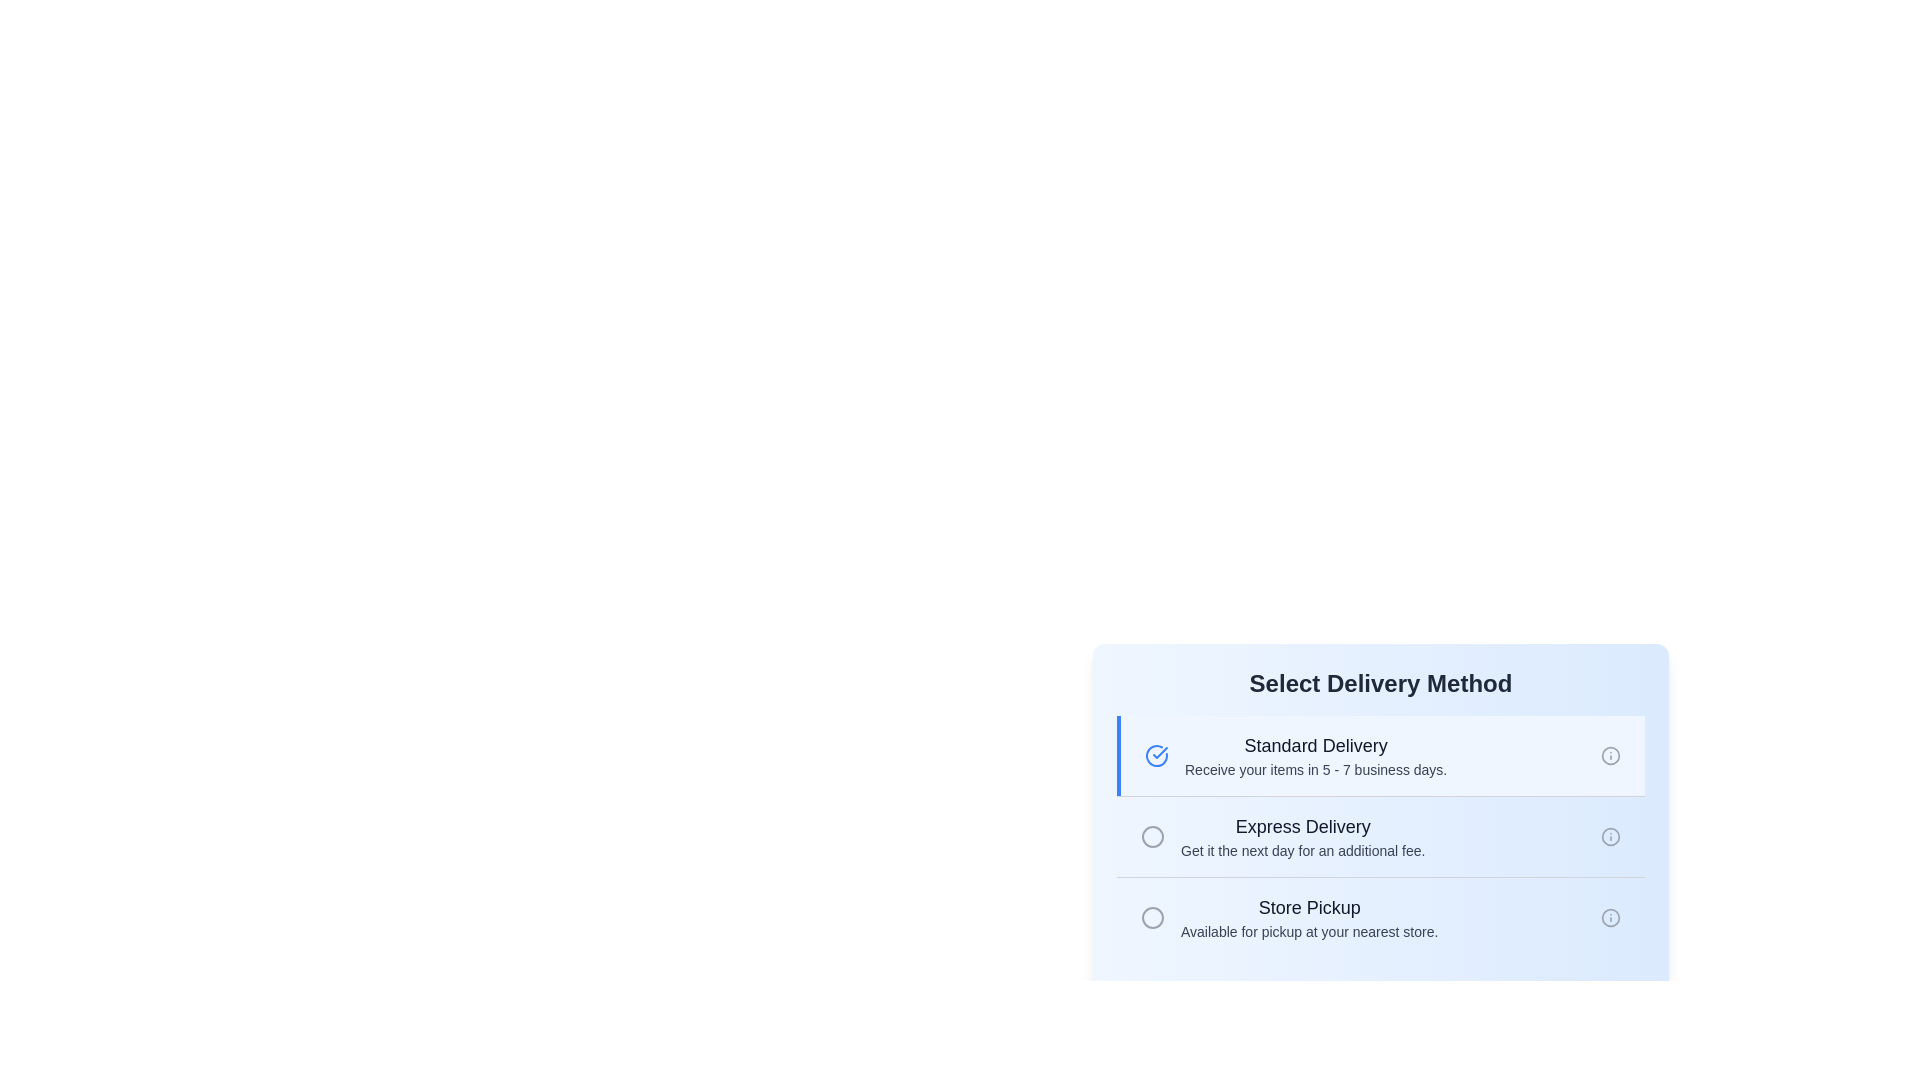 The image size is (1920, 1080). I want to click on the bold 'Store Pickup' label located near the bottom of the delivery method selection panel, which is styled in dark gray and is medium-large in font size, so click(1309, 907).